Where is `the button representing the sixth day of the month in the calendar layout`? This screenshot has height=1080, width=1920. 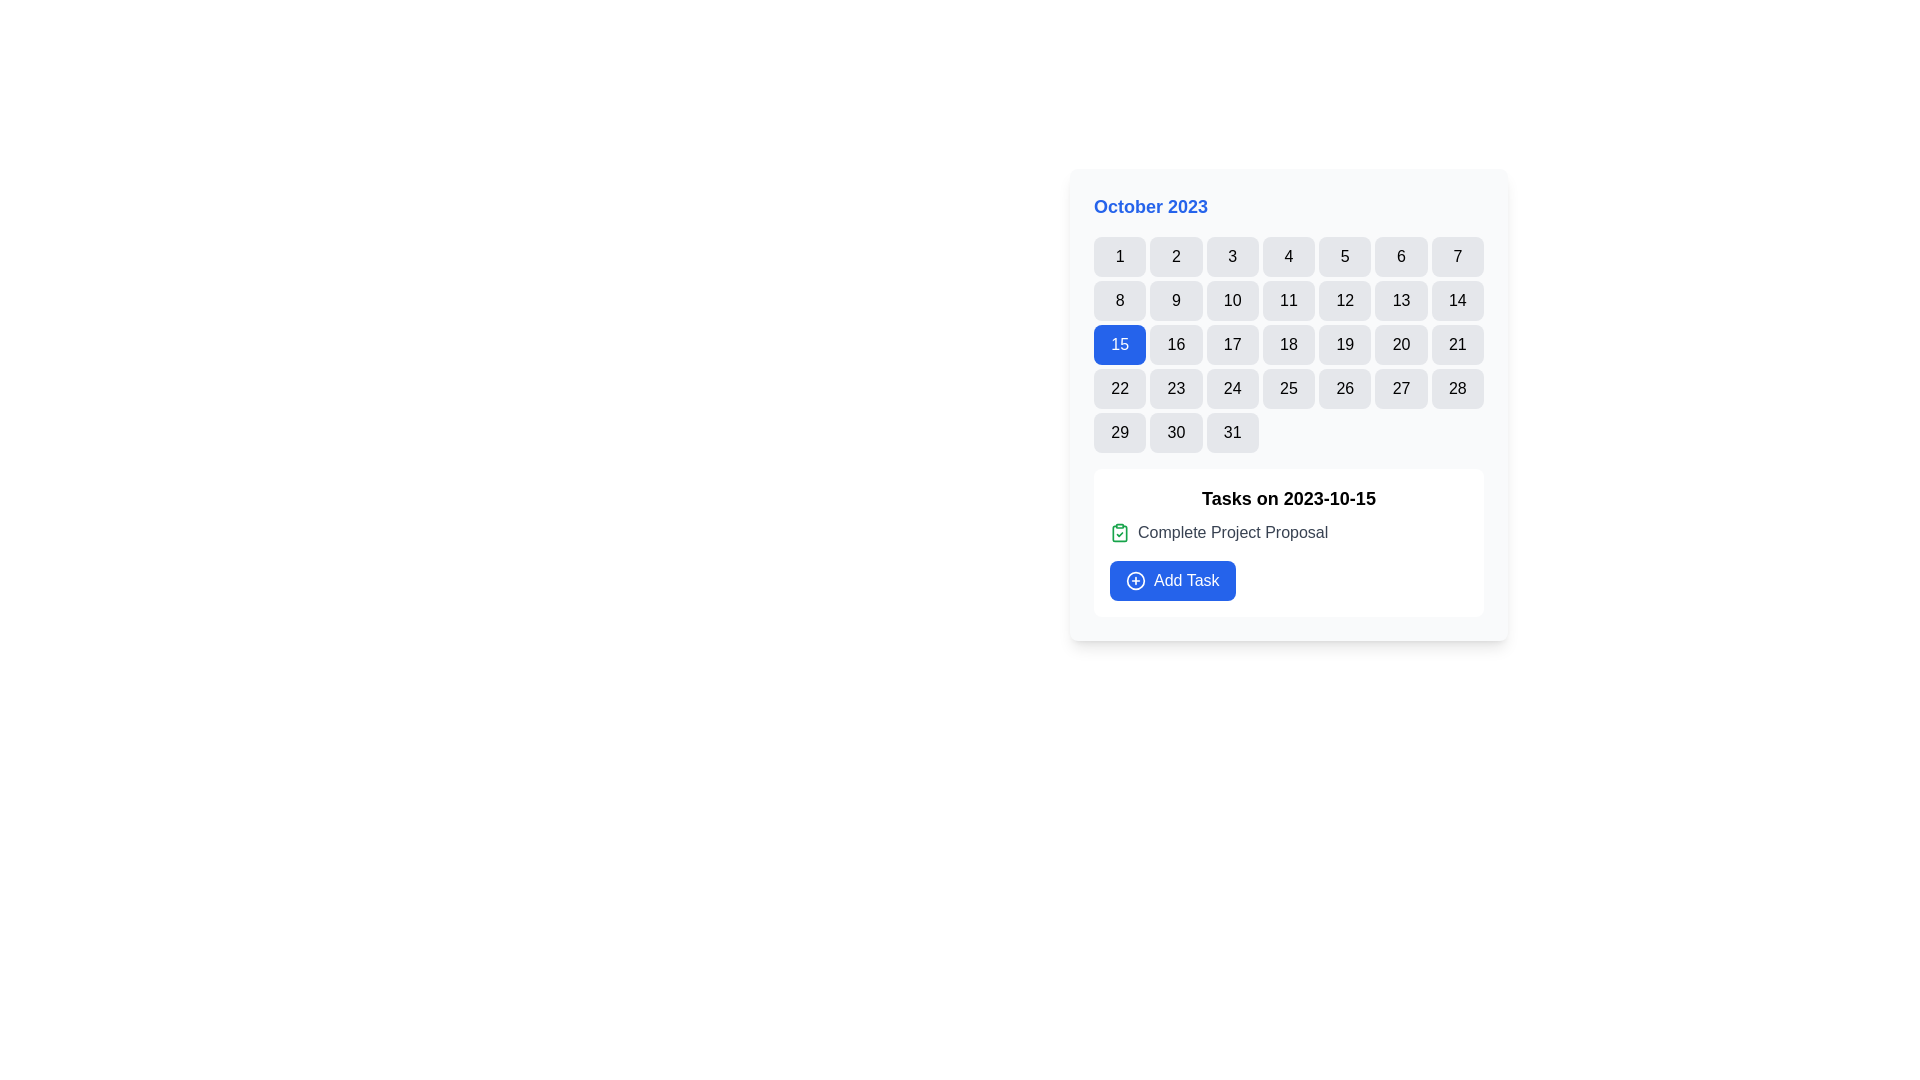 the button representing the sixth day of the month in the calendar layout is located at coordinates (1400, 256).